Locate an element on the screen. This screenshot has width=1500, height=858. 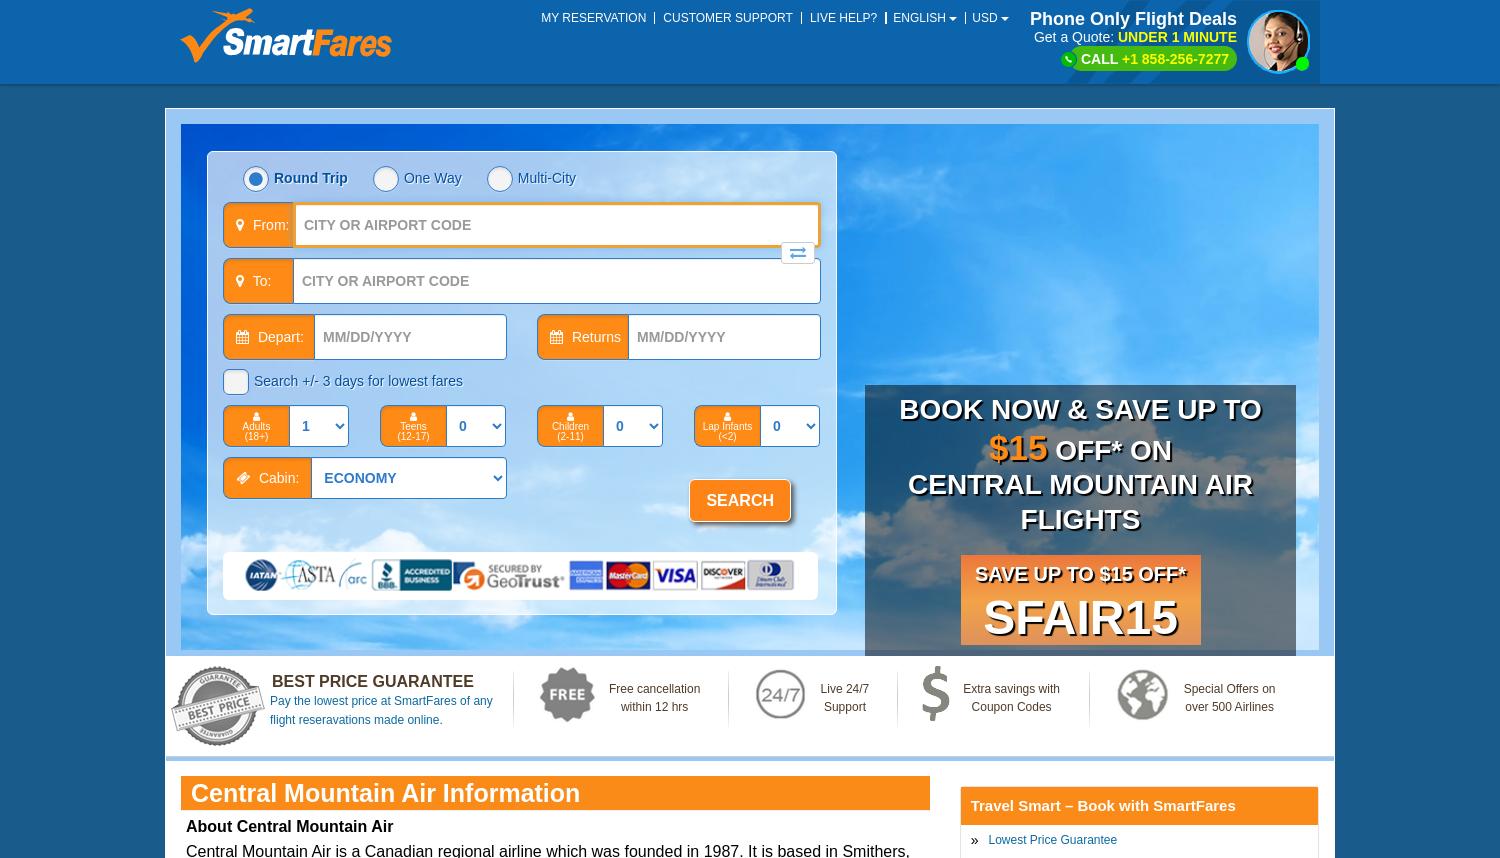
'Travel Smart – Book with SmartFares' is located at coordinates (1101, 805).